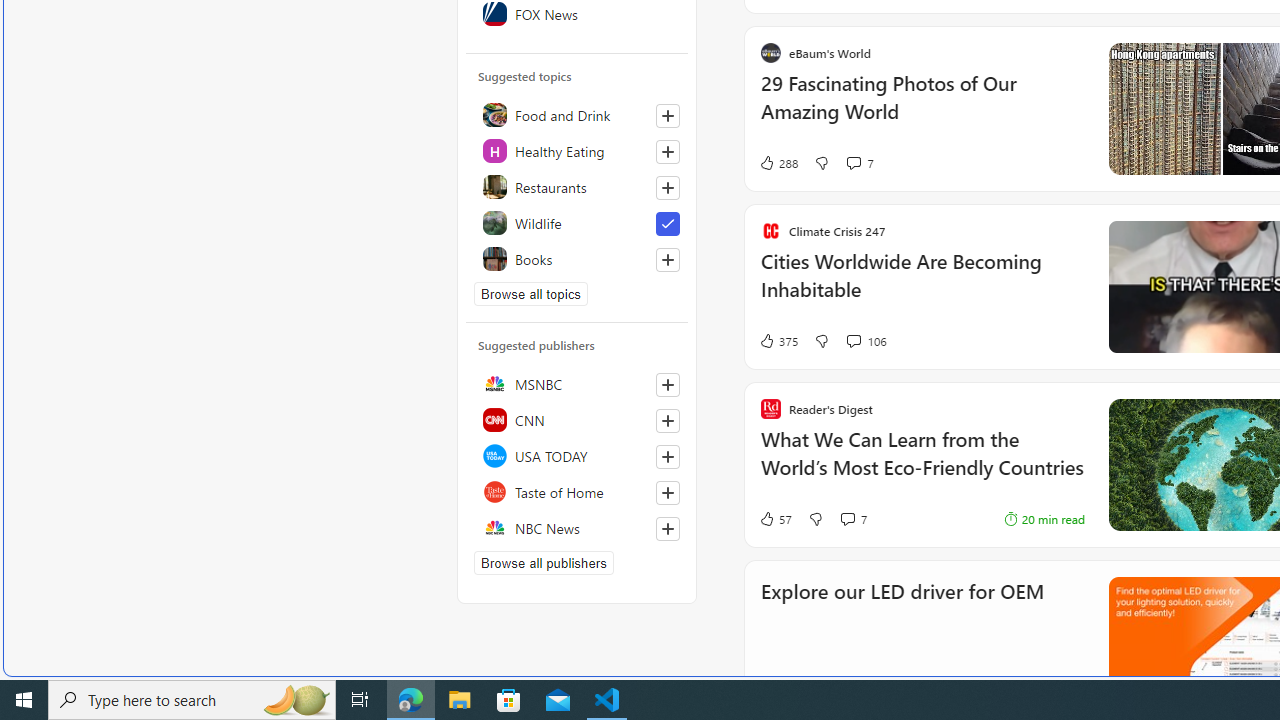 The image size is (1280, 720). Describe the element at coordinates (576, 114) in the screenshot. I see `'Food and Drink'` at that location.